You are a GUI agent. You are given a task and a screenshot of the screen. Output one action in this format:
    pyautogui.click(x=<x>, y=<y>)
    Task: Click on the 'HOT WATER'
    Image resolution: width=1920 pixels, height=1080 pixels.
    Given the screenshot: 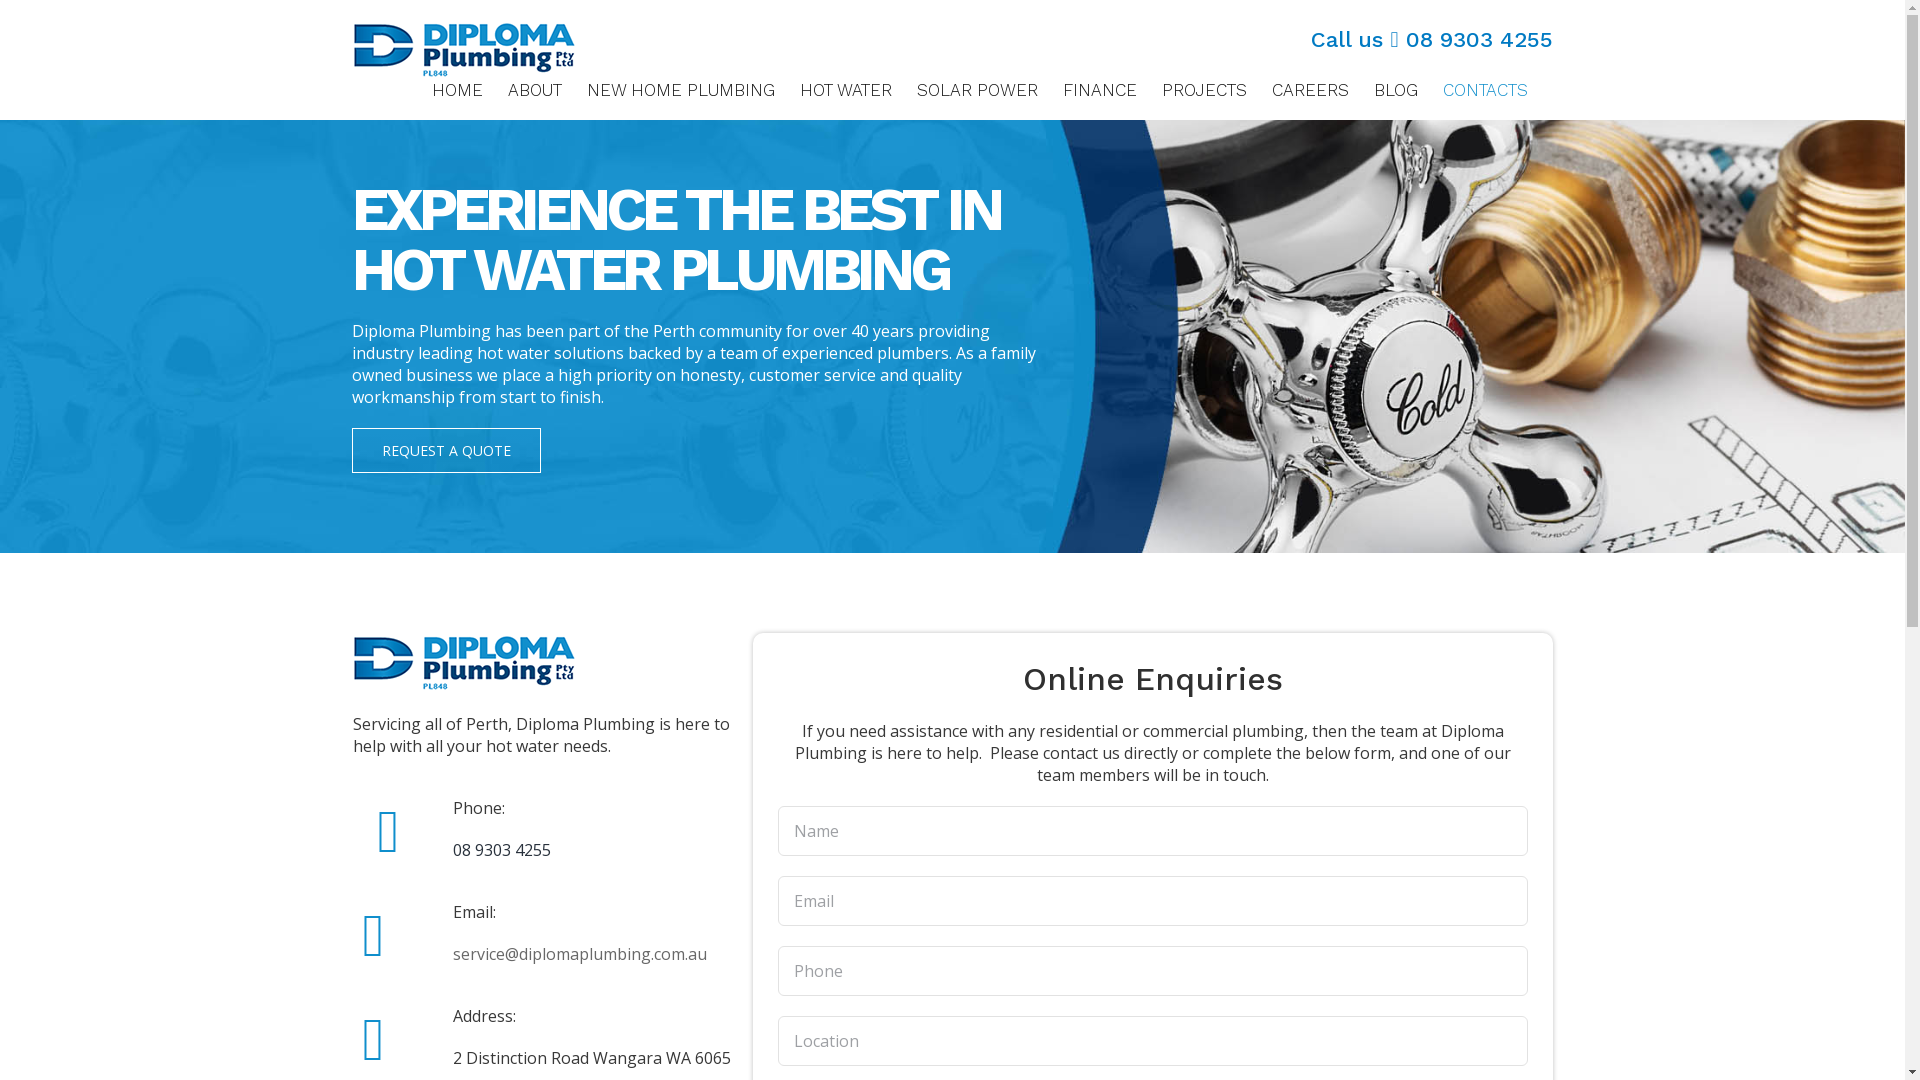 What is the action you would take?
    pyautogui.click(x=800, y=88)
    